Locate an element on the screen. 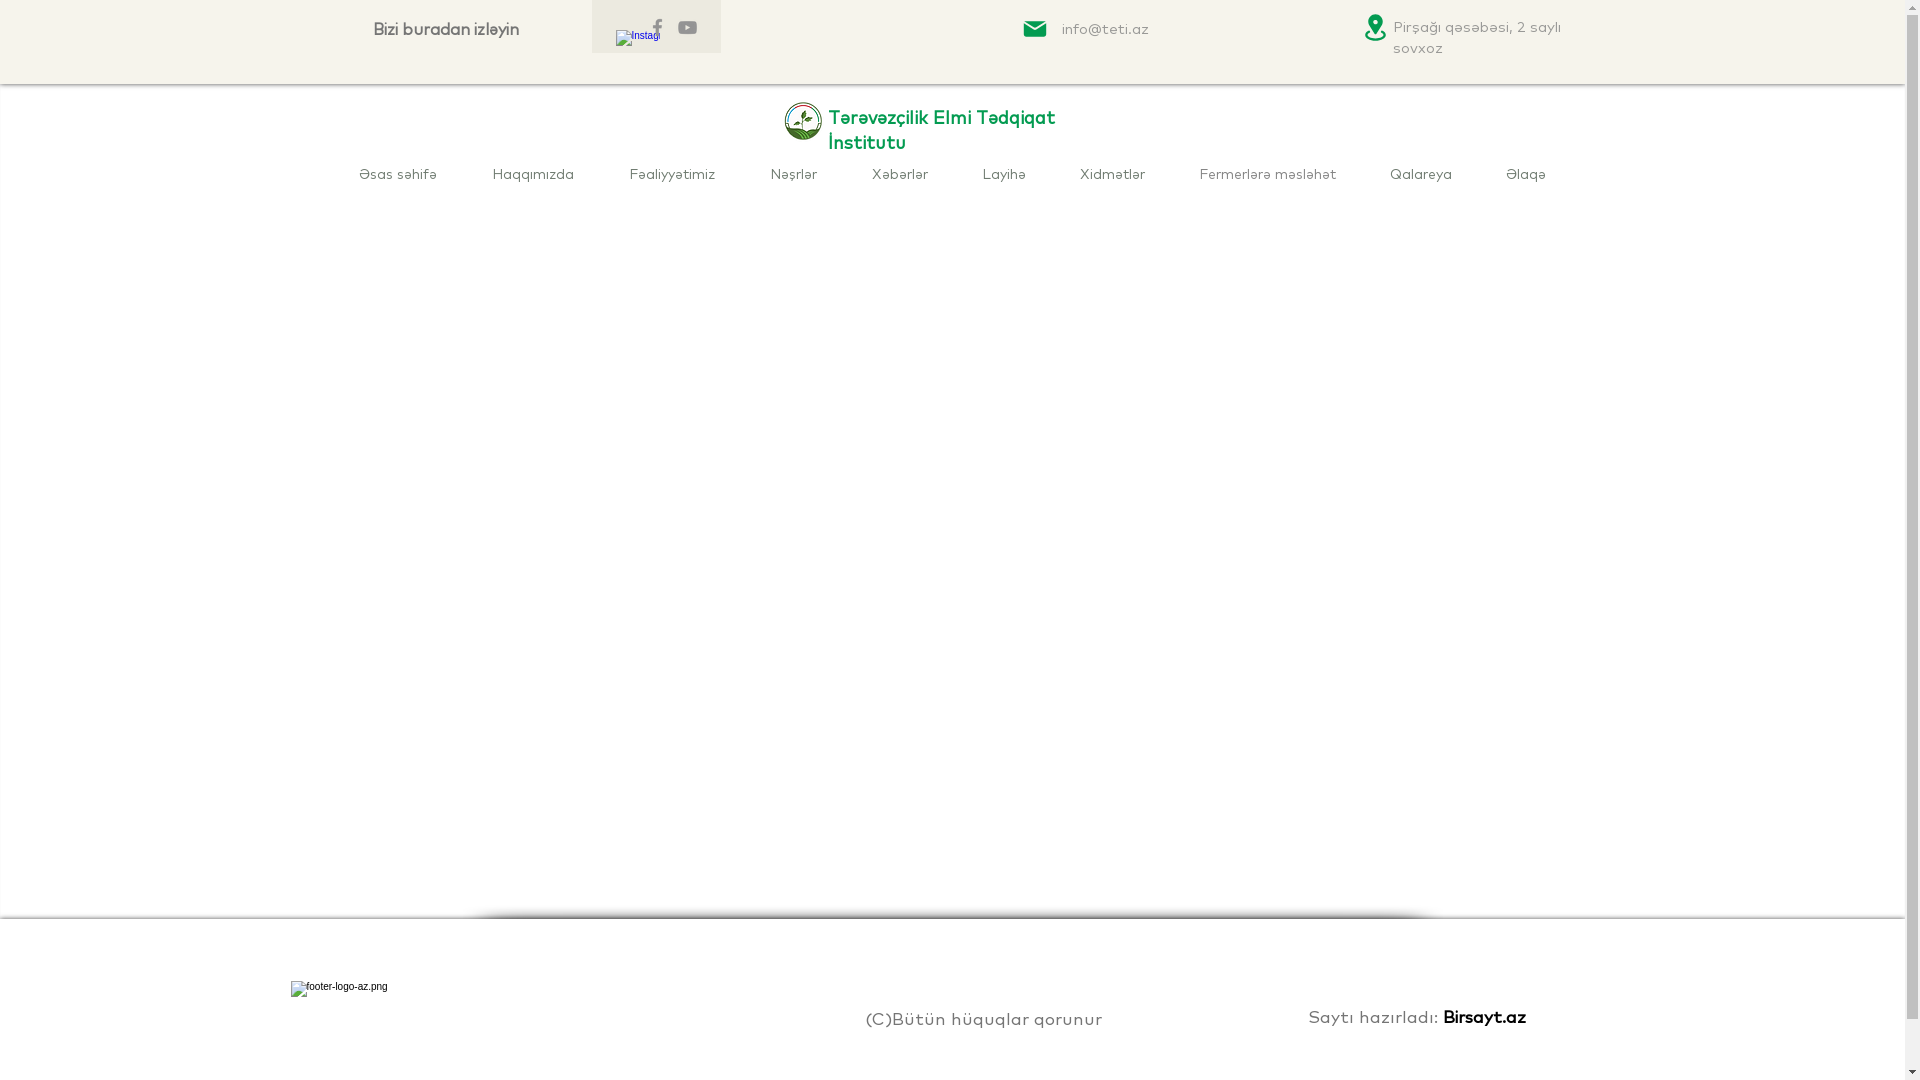 Image resolution: width=1920 pixels, height=1080 pixels. 'Qalareya' is located at coordinates (1361, 173).